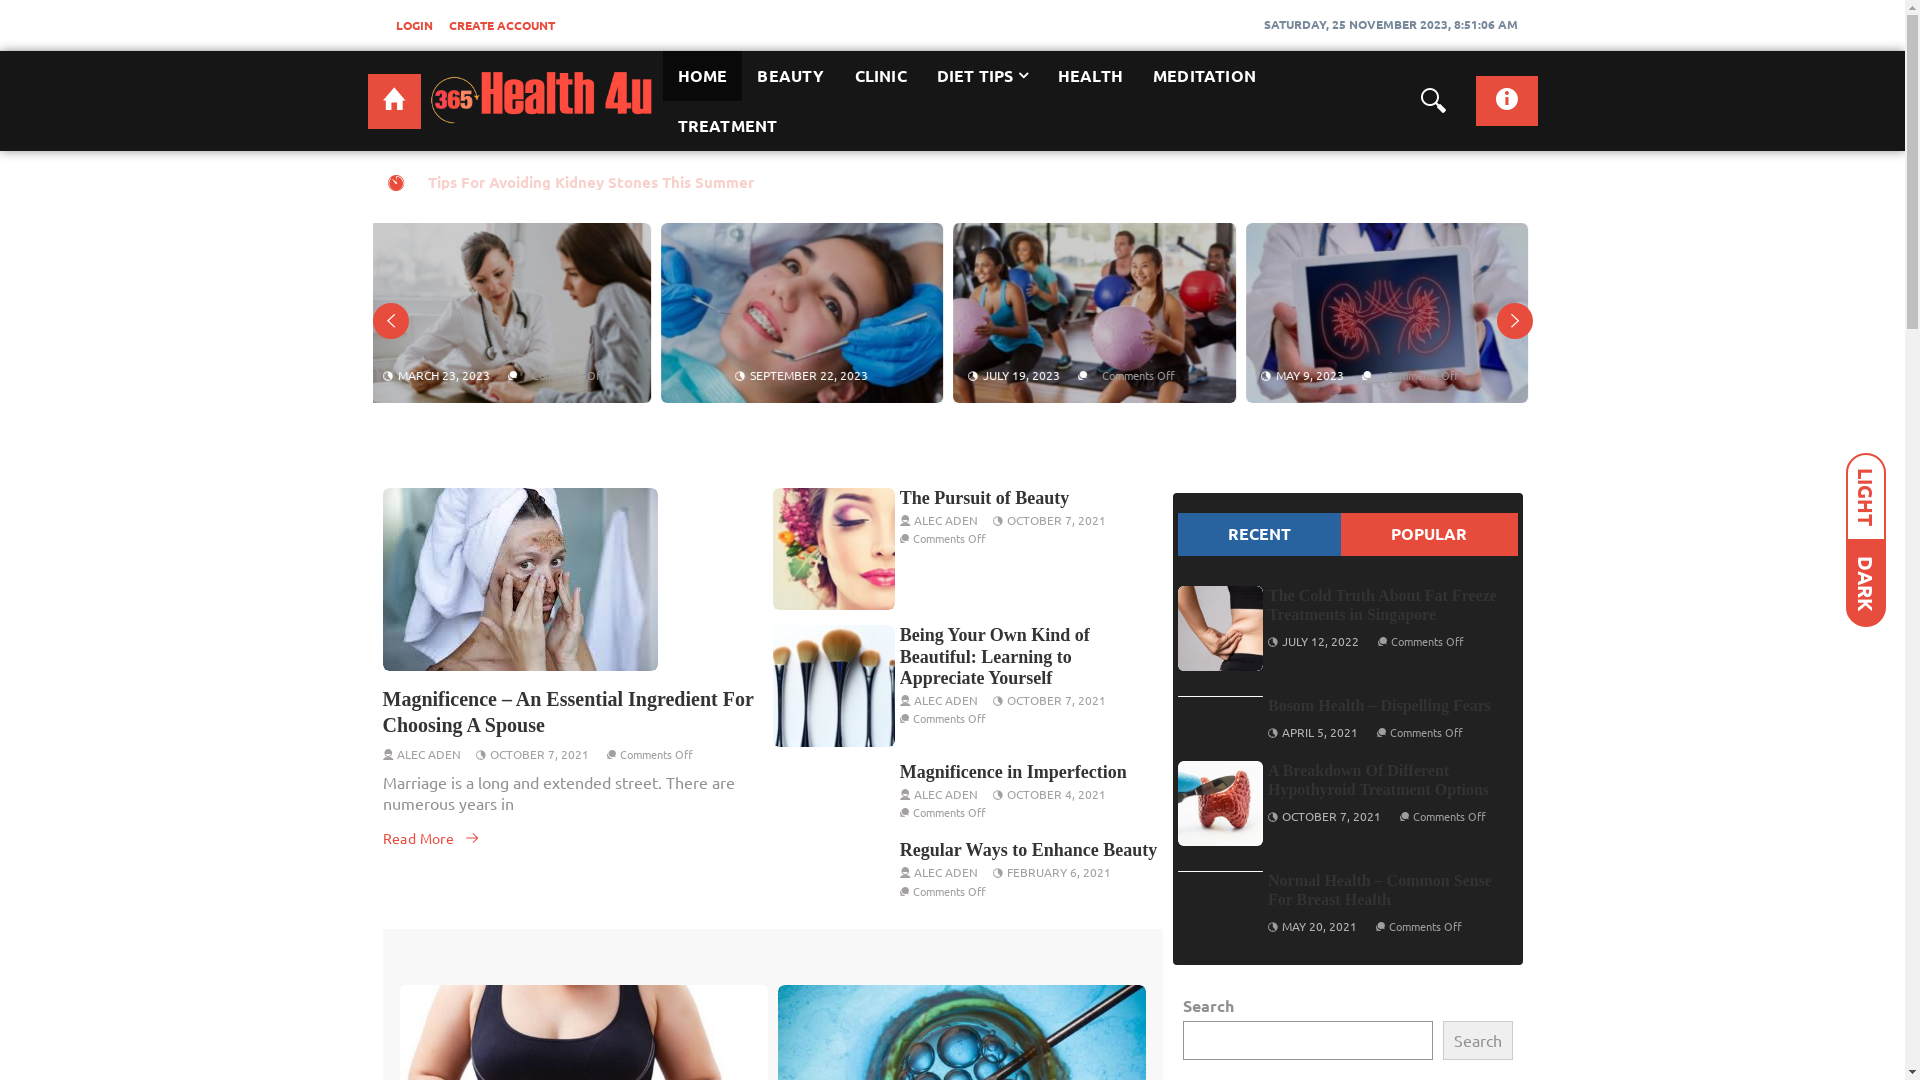  I want to click on 'LOGIN', so click(388, 24).